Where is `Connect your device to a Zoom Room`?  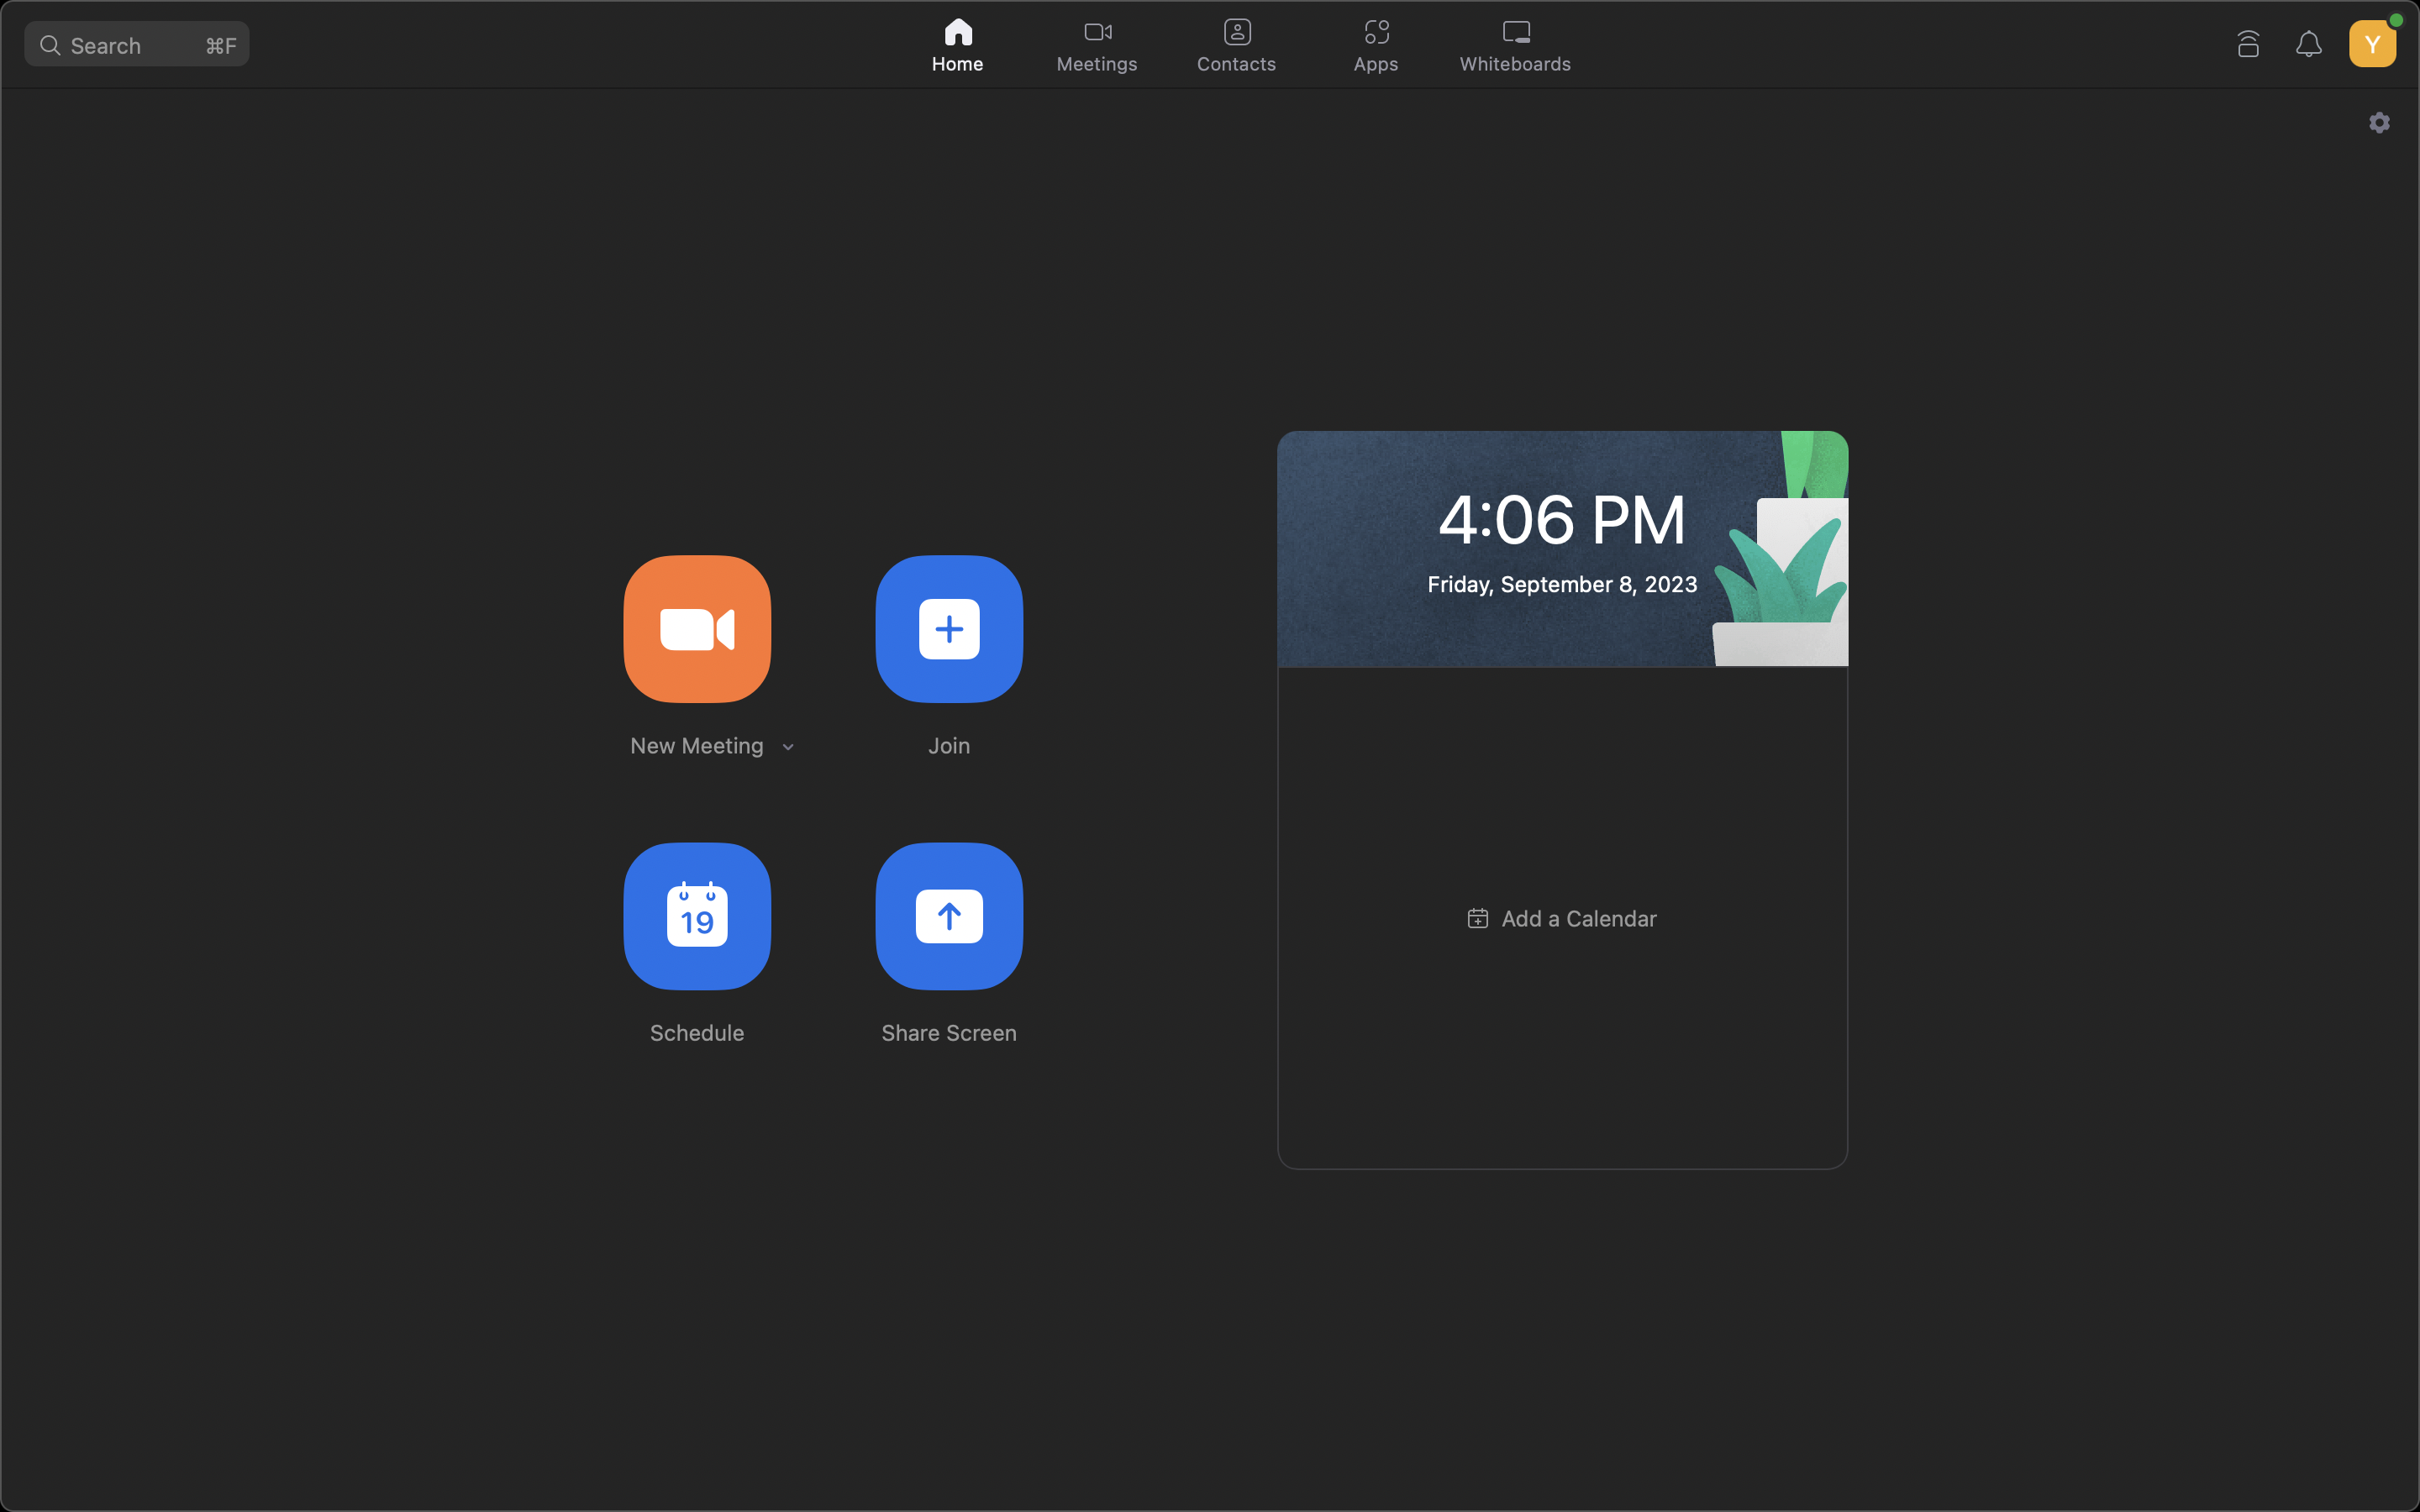 Connect your device to a Zoom Room is located at coordinates (2249, 39).